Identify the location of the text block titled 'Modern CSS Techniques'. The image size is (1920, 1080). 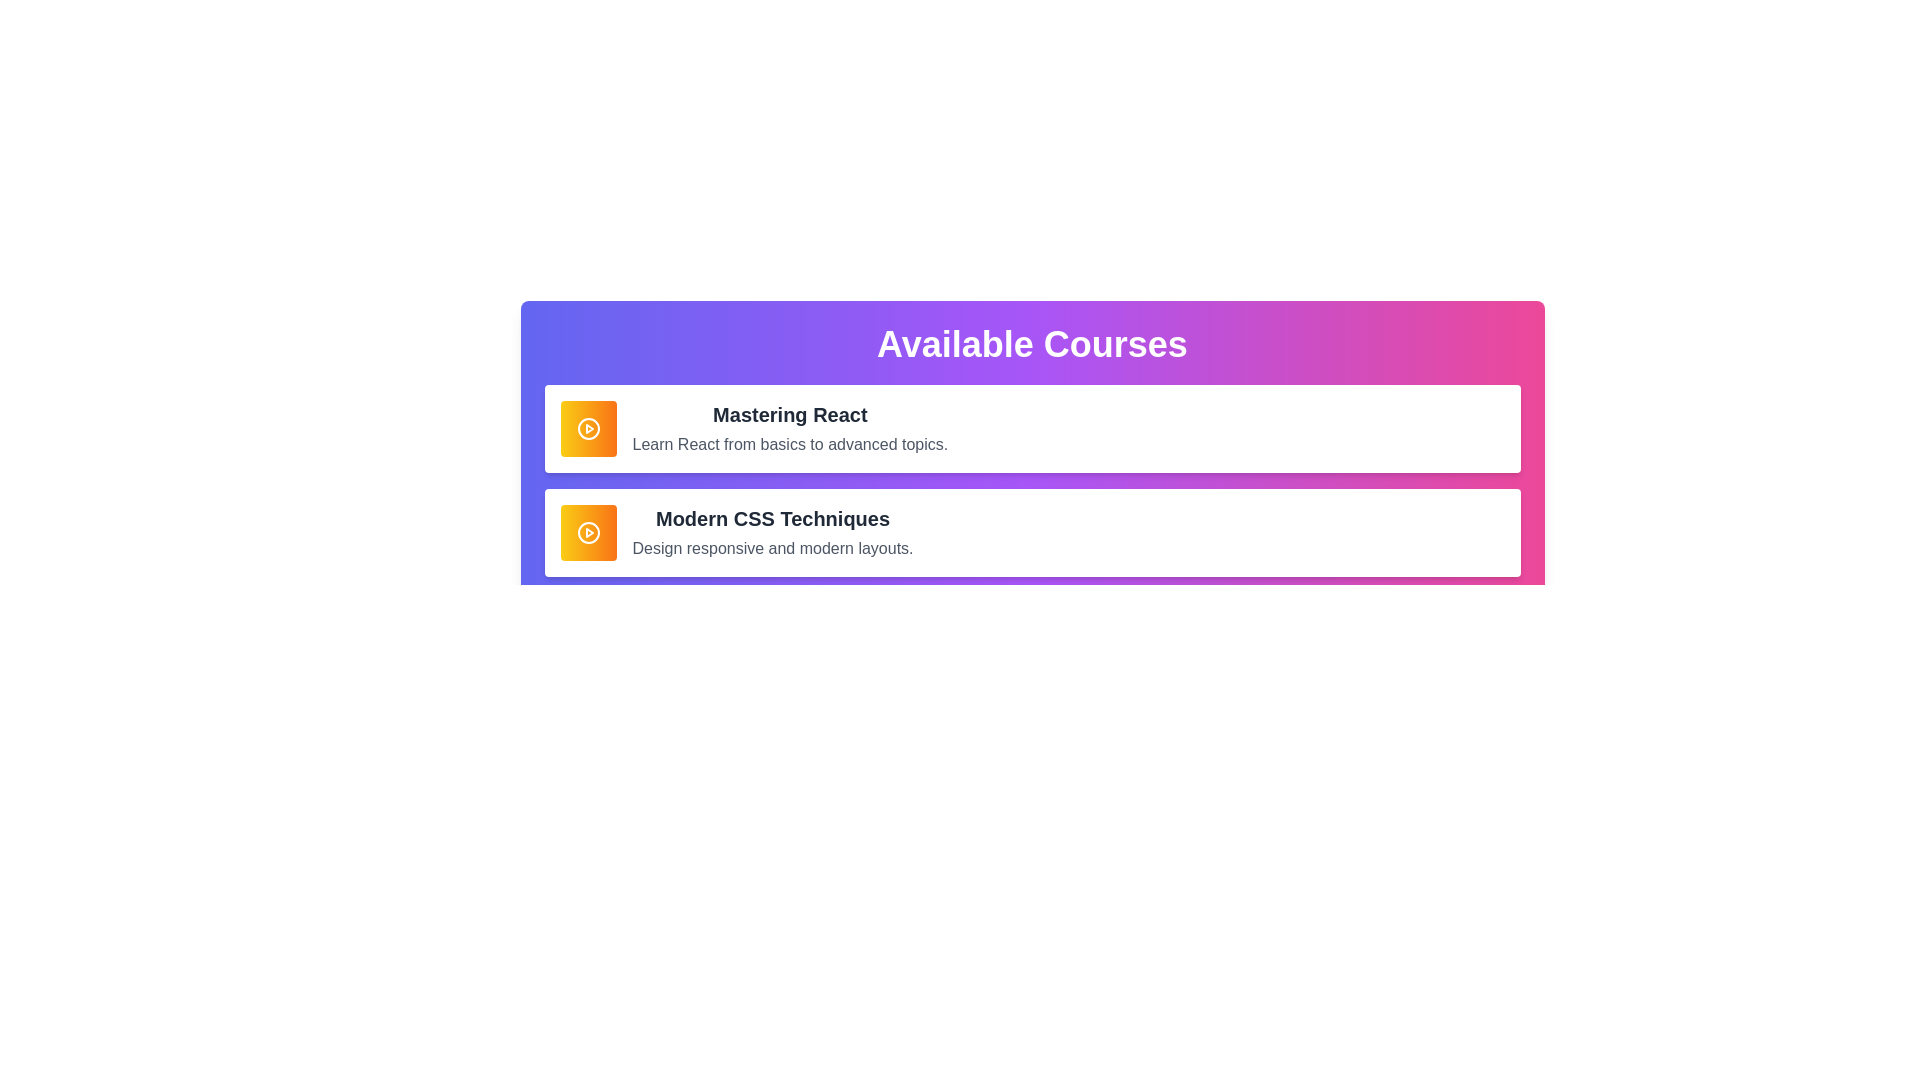
(771, 531).